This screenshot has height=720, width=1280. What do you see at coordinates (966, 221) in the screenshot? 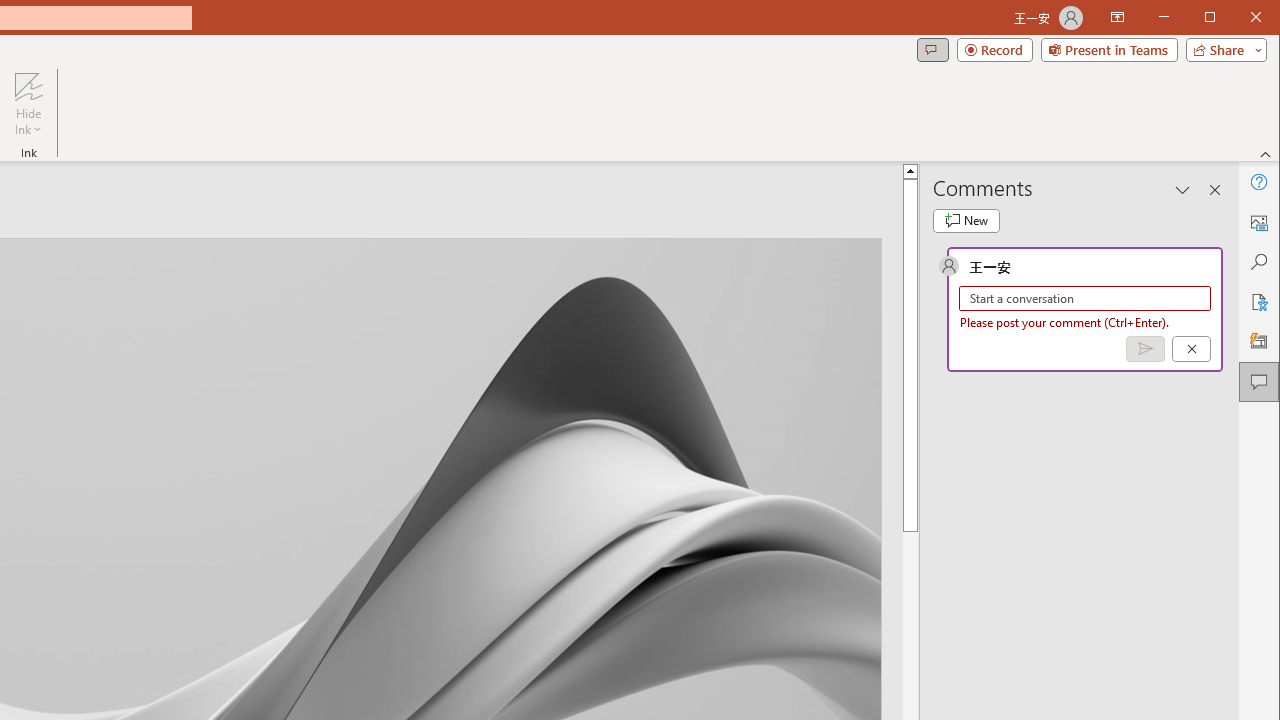
I see `'New comment'` at bounding box center [966, 221].